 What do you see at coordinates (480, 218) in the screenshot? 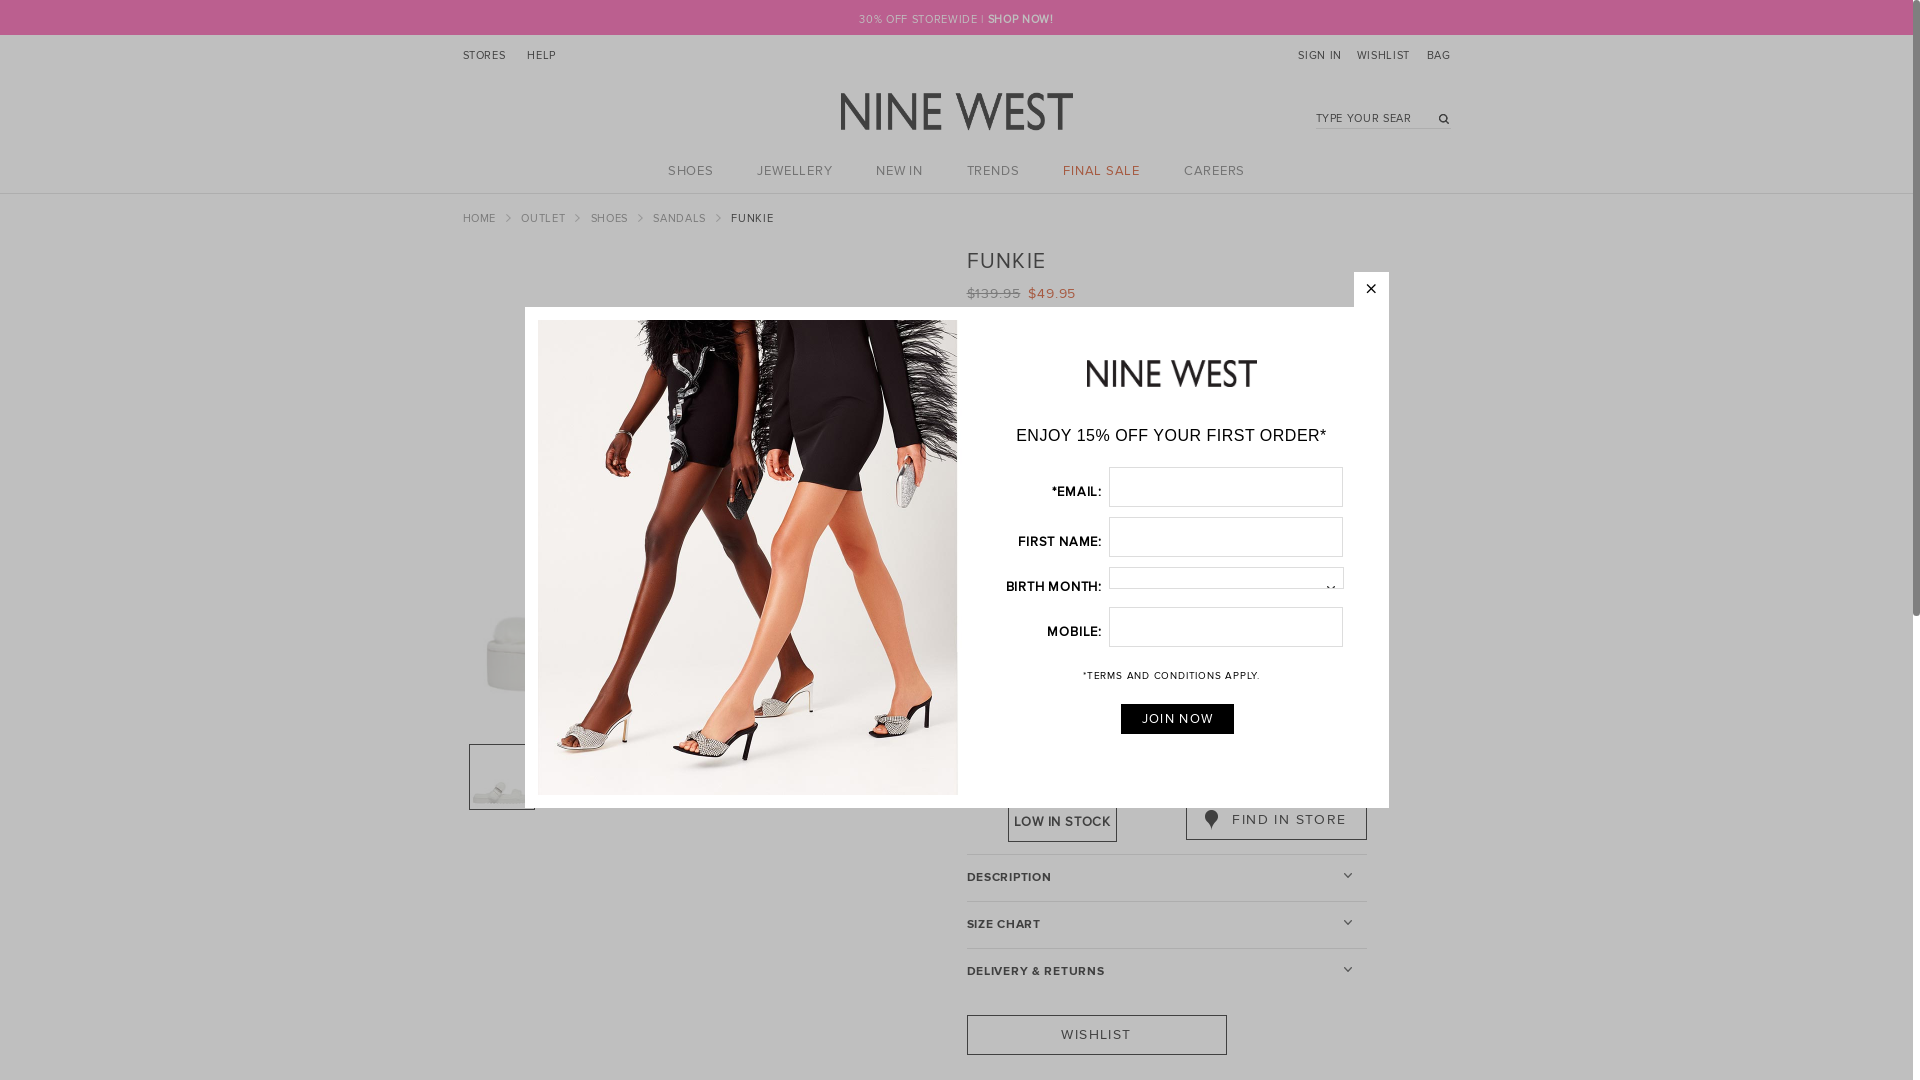
I see `'HOME'` at bounding box center [480, 218].